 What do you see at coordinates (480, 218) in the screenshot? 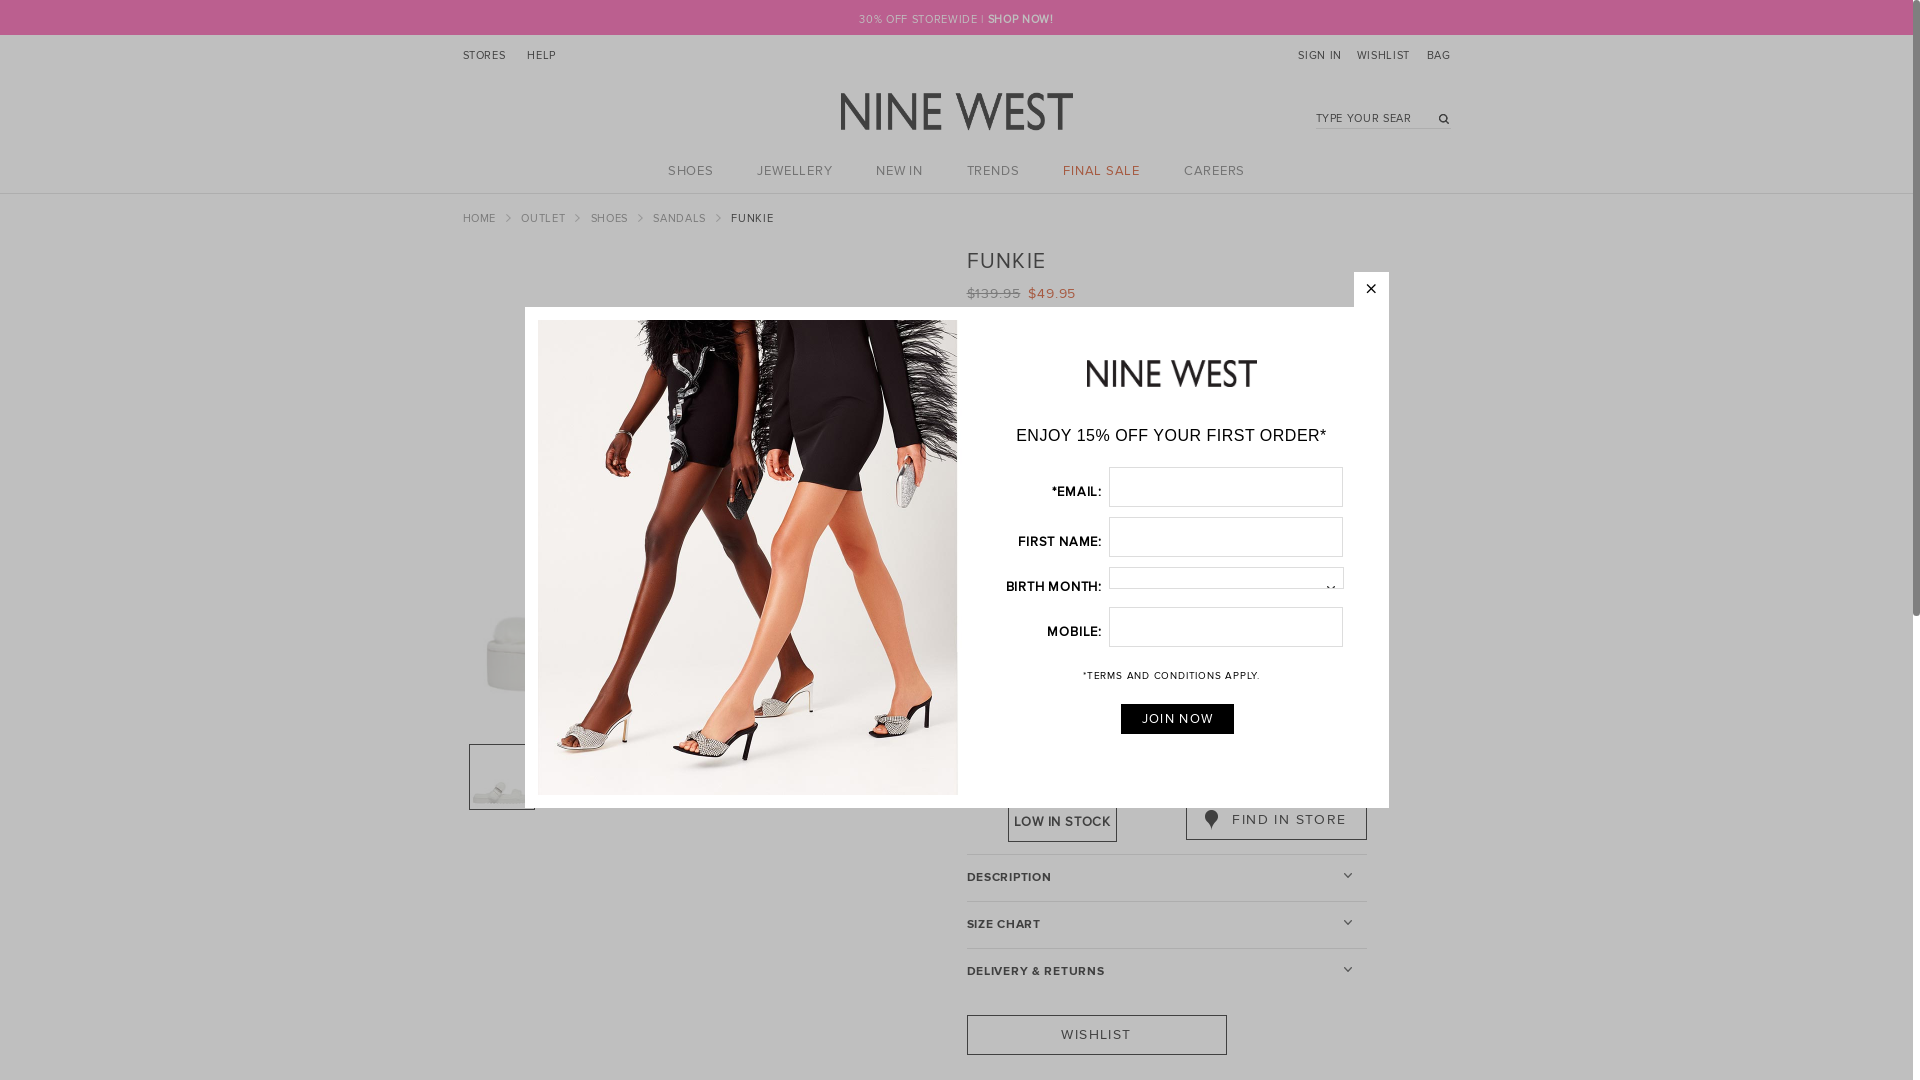
I see `'HOME'` at bounding box center [480, 218].